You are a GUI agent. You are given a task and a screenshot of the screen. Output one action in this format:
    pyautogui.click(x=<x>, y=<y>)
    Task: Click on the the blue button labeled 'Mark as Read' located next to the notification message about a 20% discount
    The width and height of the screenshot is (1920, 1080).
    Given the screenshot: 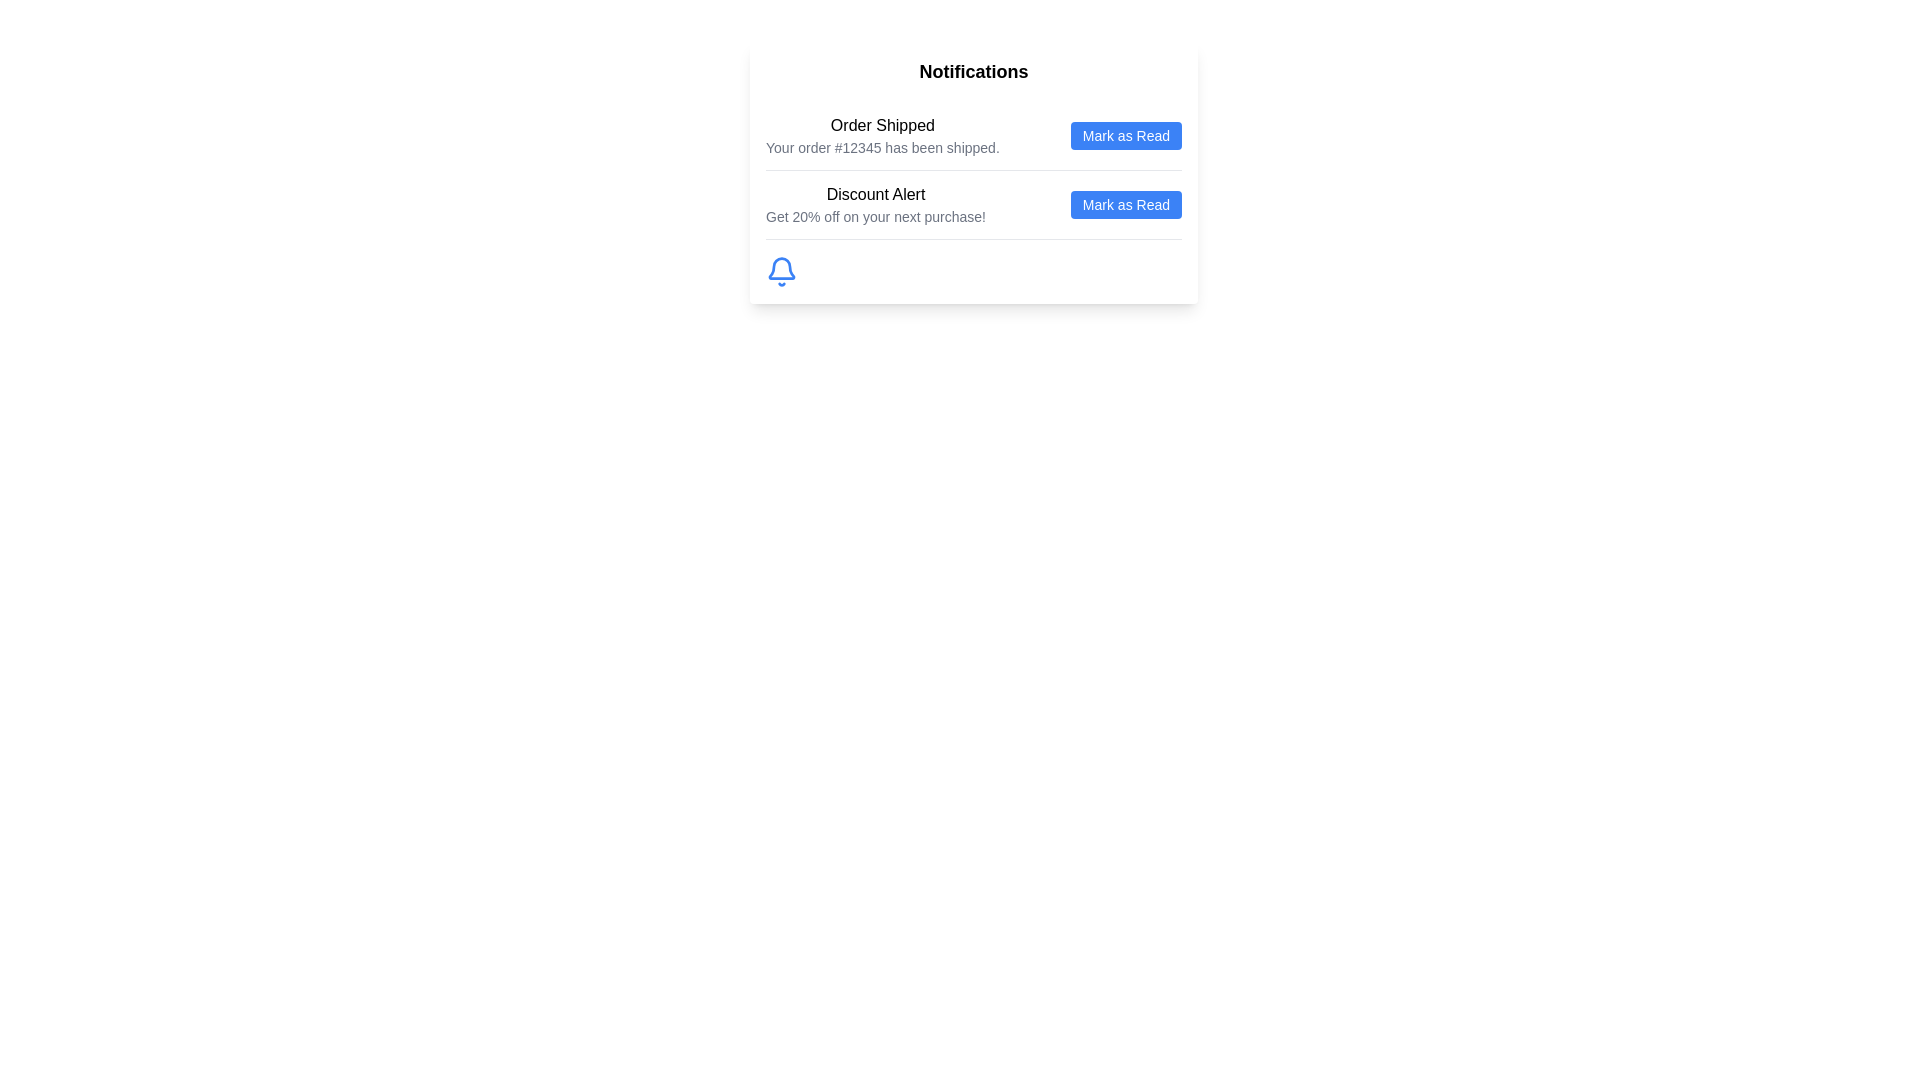 What is the action you would take?
    pyautogui.click(x=1126, y=204)
    